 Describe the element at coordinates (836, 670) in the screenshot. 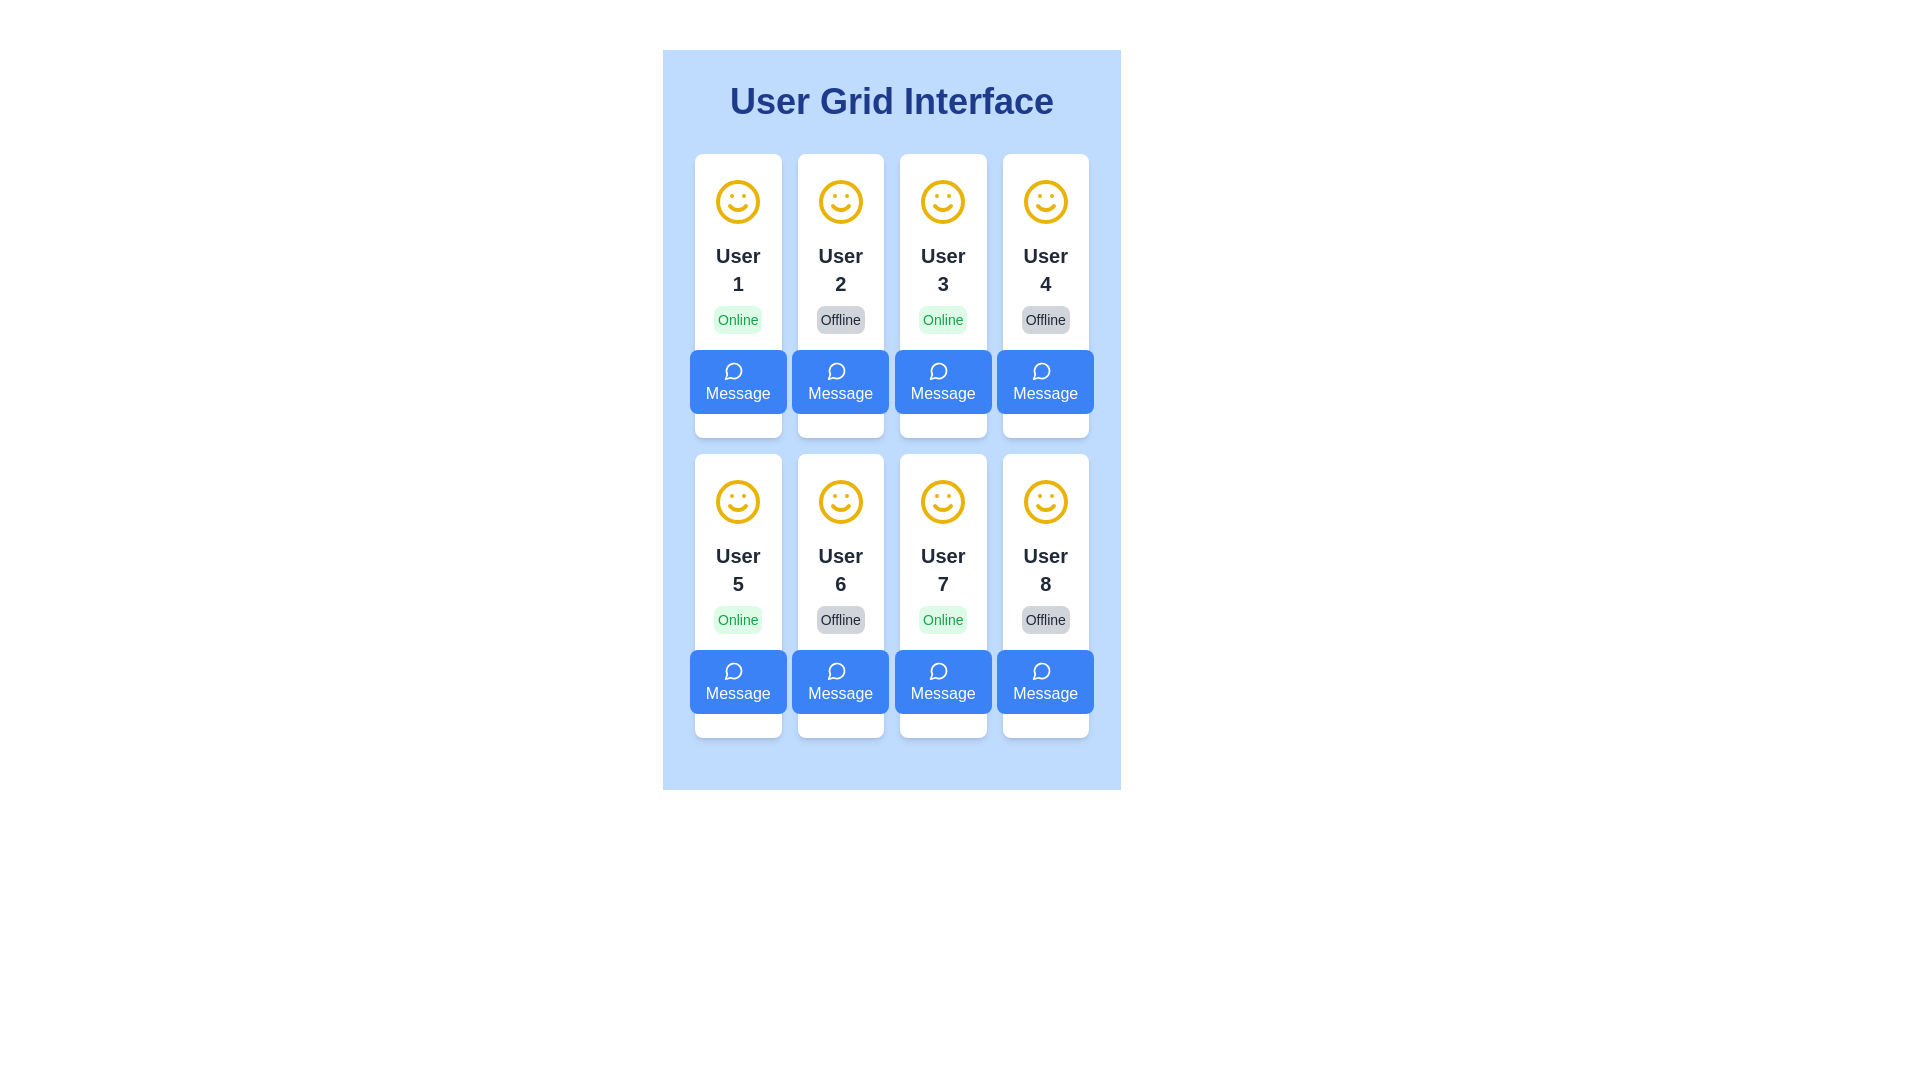

I see `the circular blue chat bubble icon located within the 'Message' button of the 'User 6' card in the user grid interface` at that location.